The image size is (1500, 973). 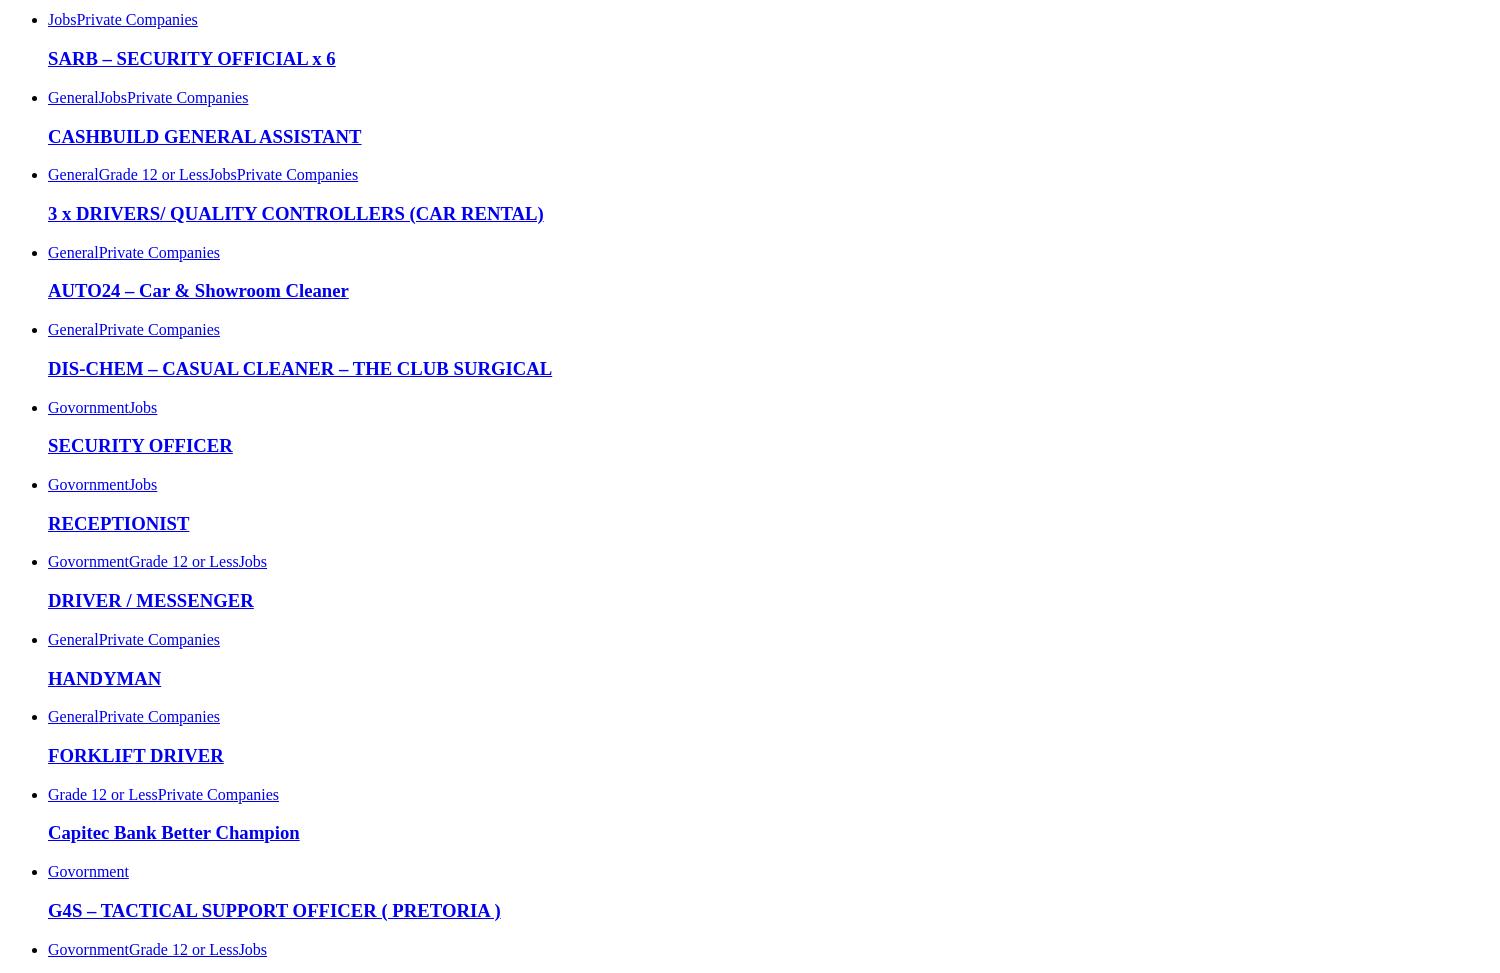 I want to click on 'RECEPTIONIST', so click(x=117, y=521).